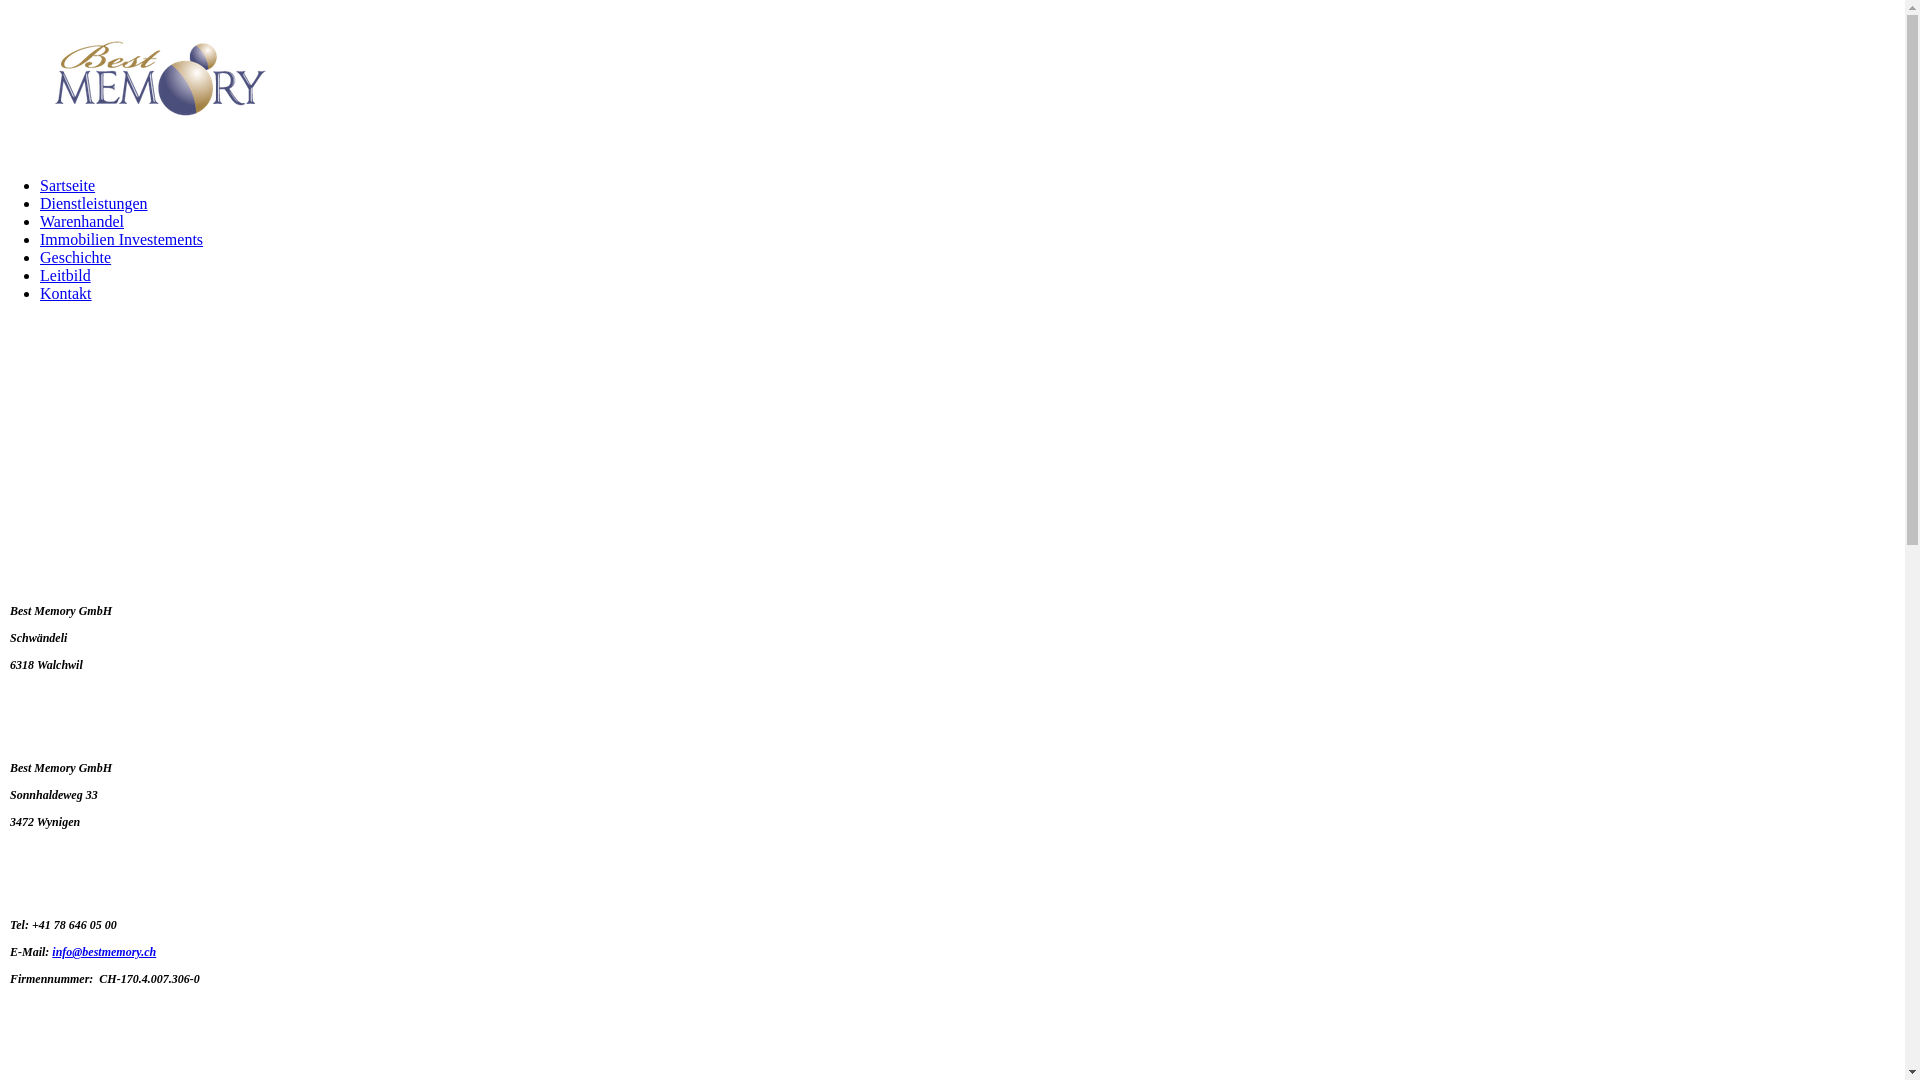  What do you see at coordinates (120, 238) in the screenshot?
I see `'Immobilien Investements'` at bounding box center [120, 238].